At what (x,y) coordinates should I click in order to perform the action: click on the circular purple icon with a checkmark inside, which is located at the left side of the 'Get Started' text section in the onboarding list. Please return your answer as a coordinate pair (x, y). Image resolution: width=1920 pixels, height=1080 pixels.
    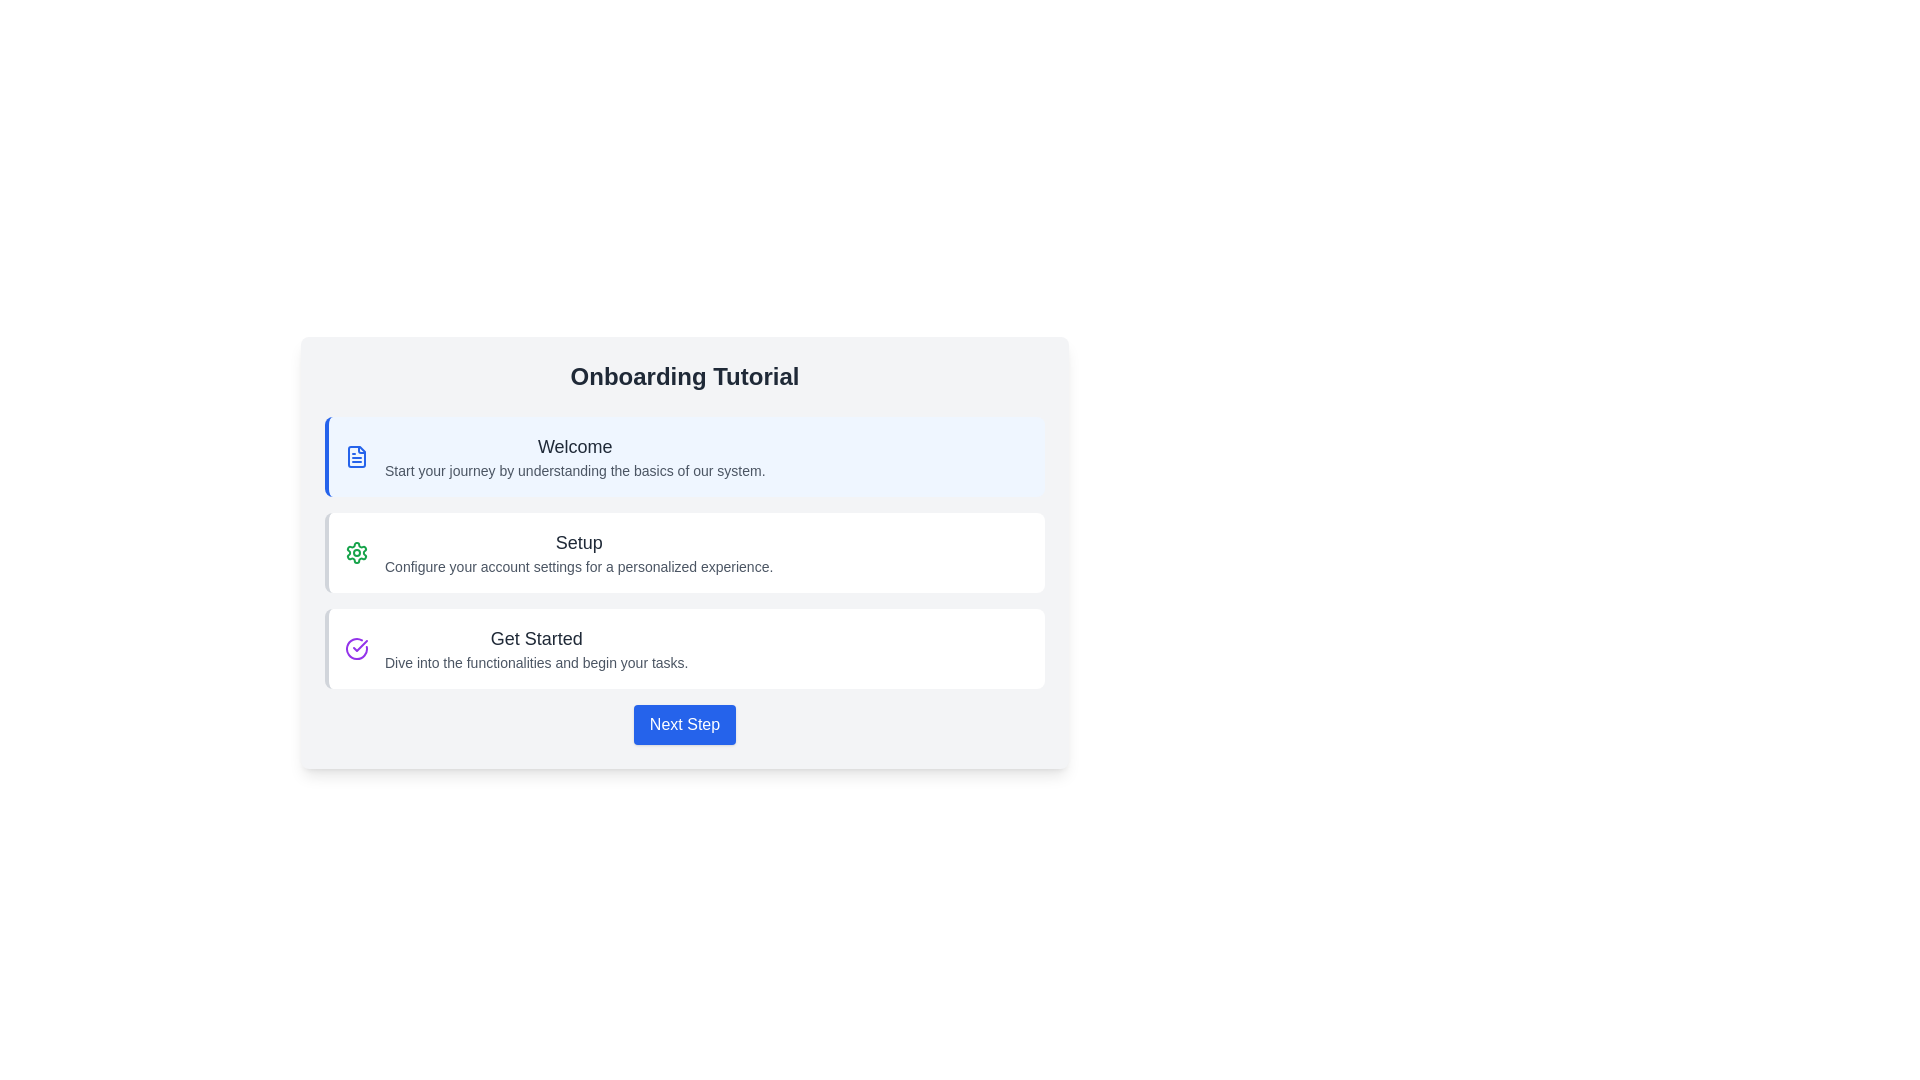
    Looking at the image, I should click on (356, 648).